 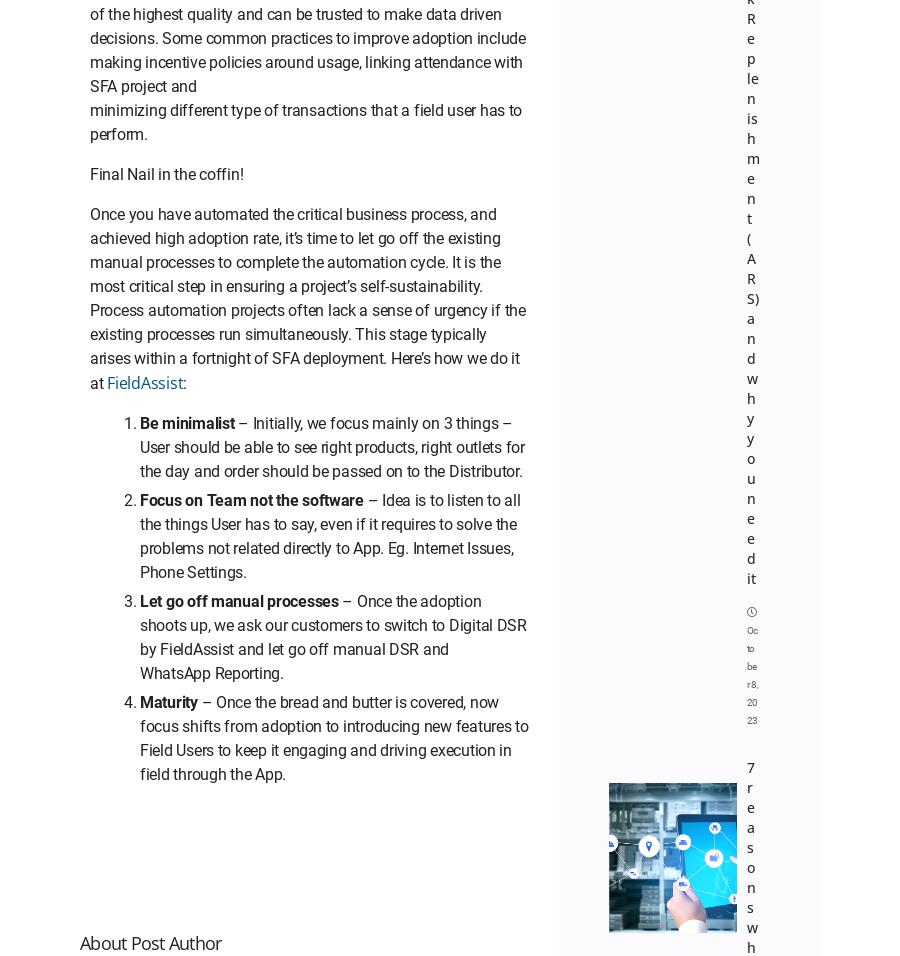 I want to click on 'Institutional Sales', so click(x=233, y=197).